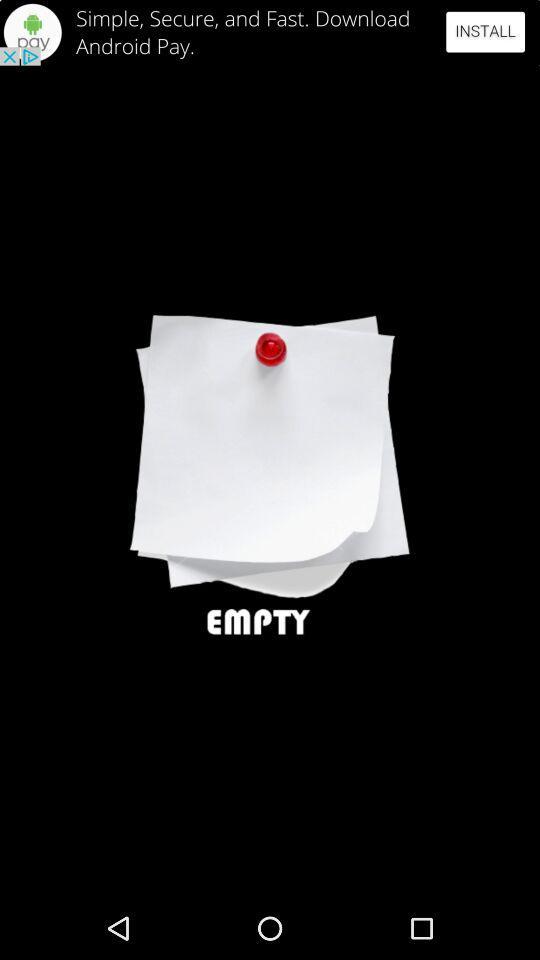 Image resolution: width=540 pixels, height=960 pixels. I want to click on advertisement area, so click(270, 31).